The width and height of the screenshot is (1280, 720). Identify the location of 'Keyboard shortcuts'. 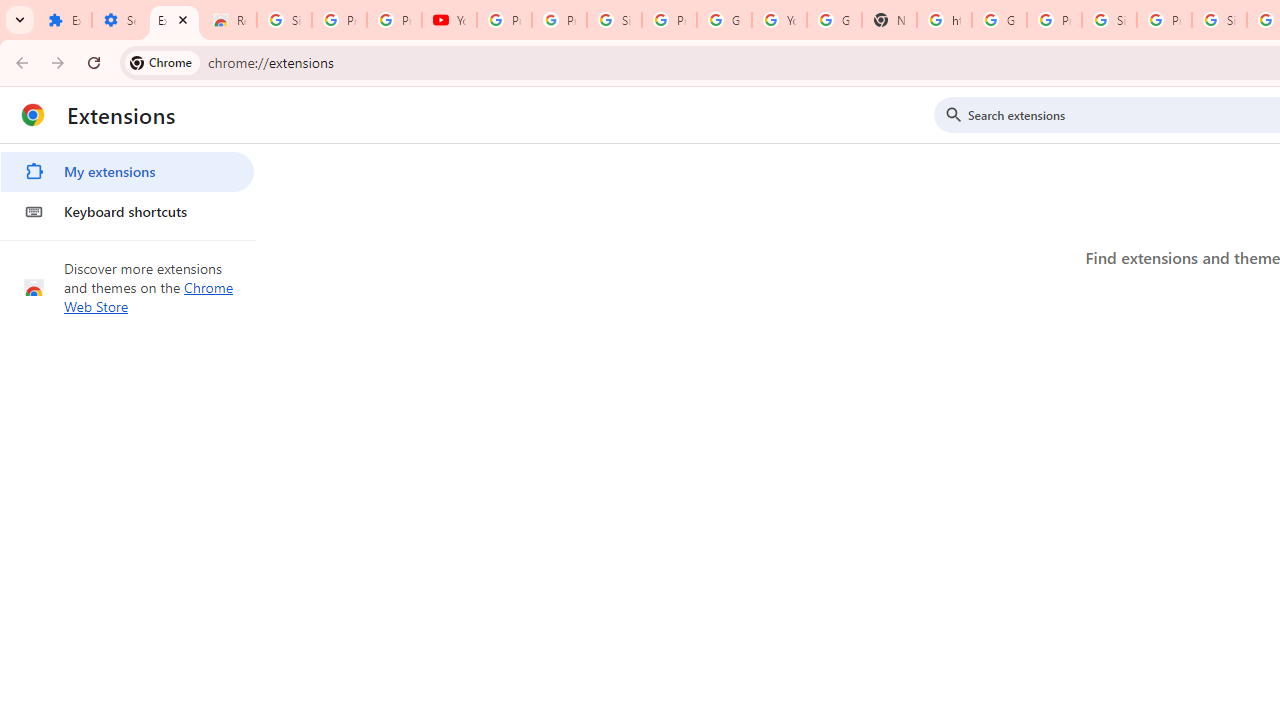
(126, 212).